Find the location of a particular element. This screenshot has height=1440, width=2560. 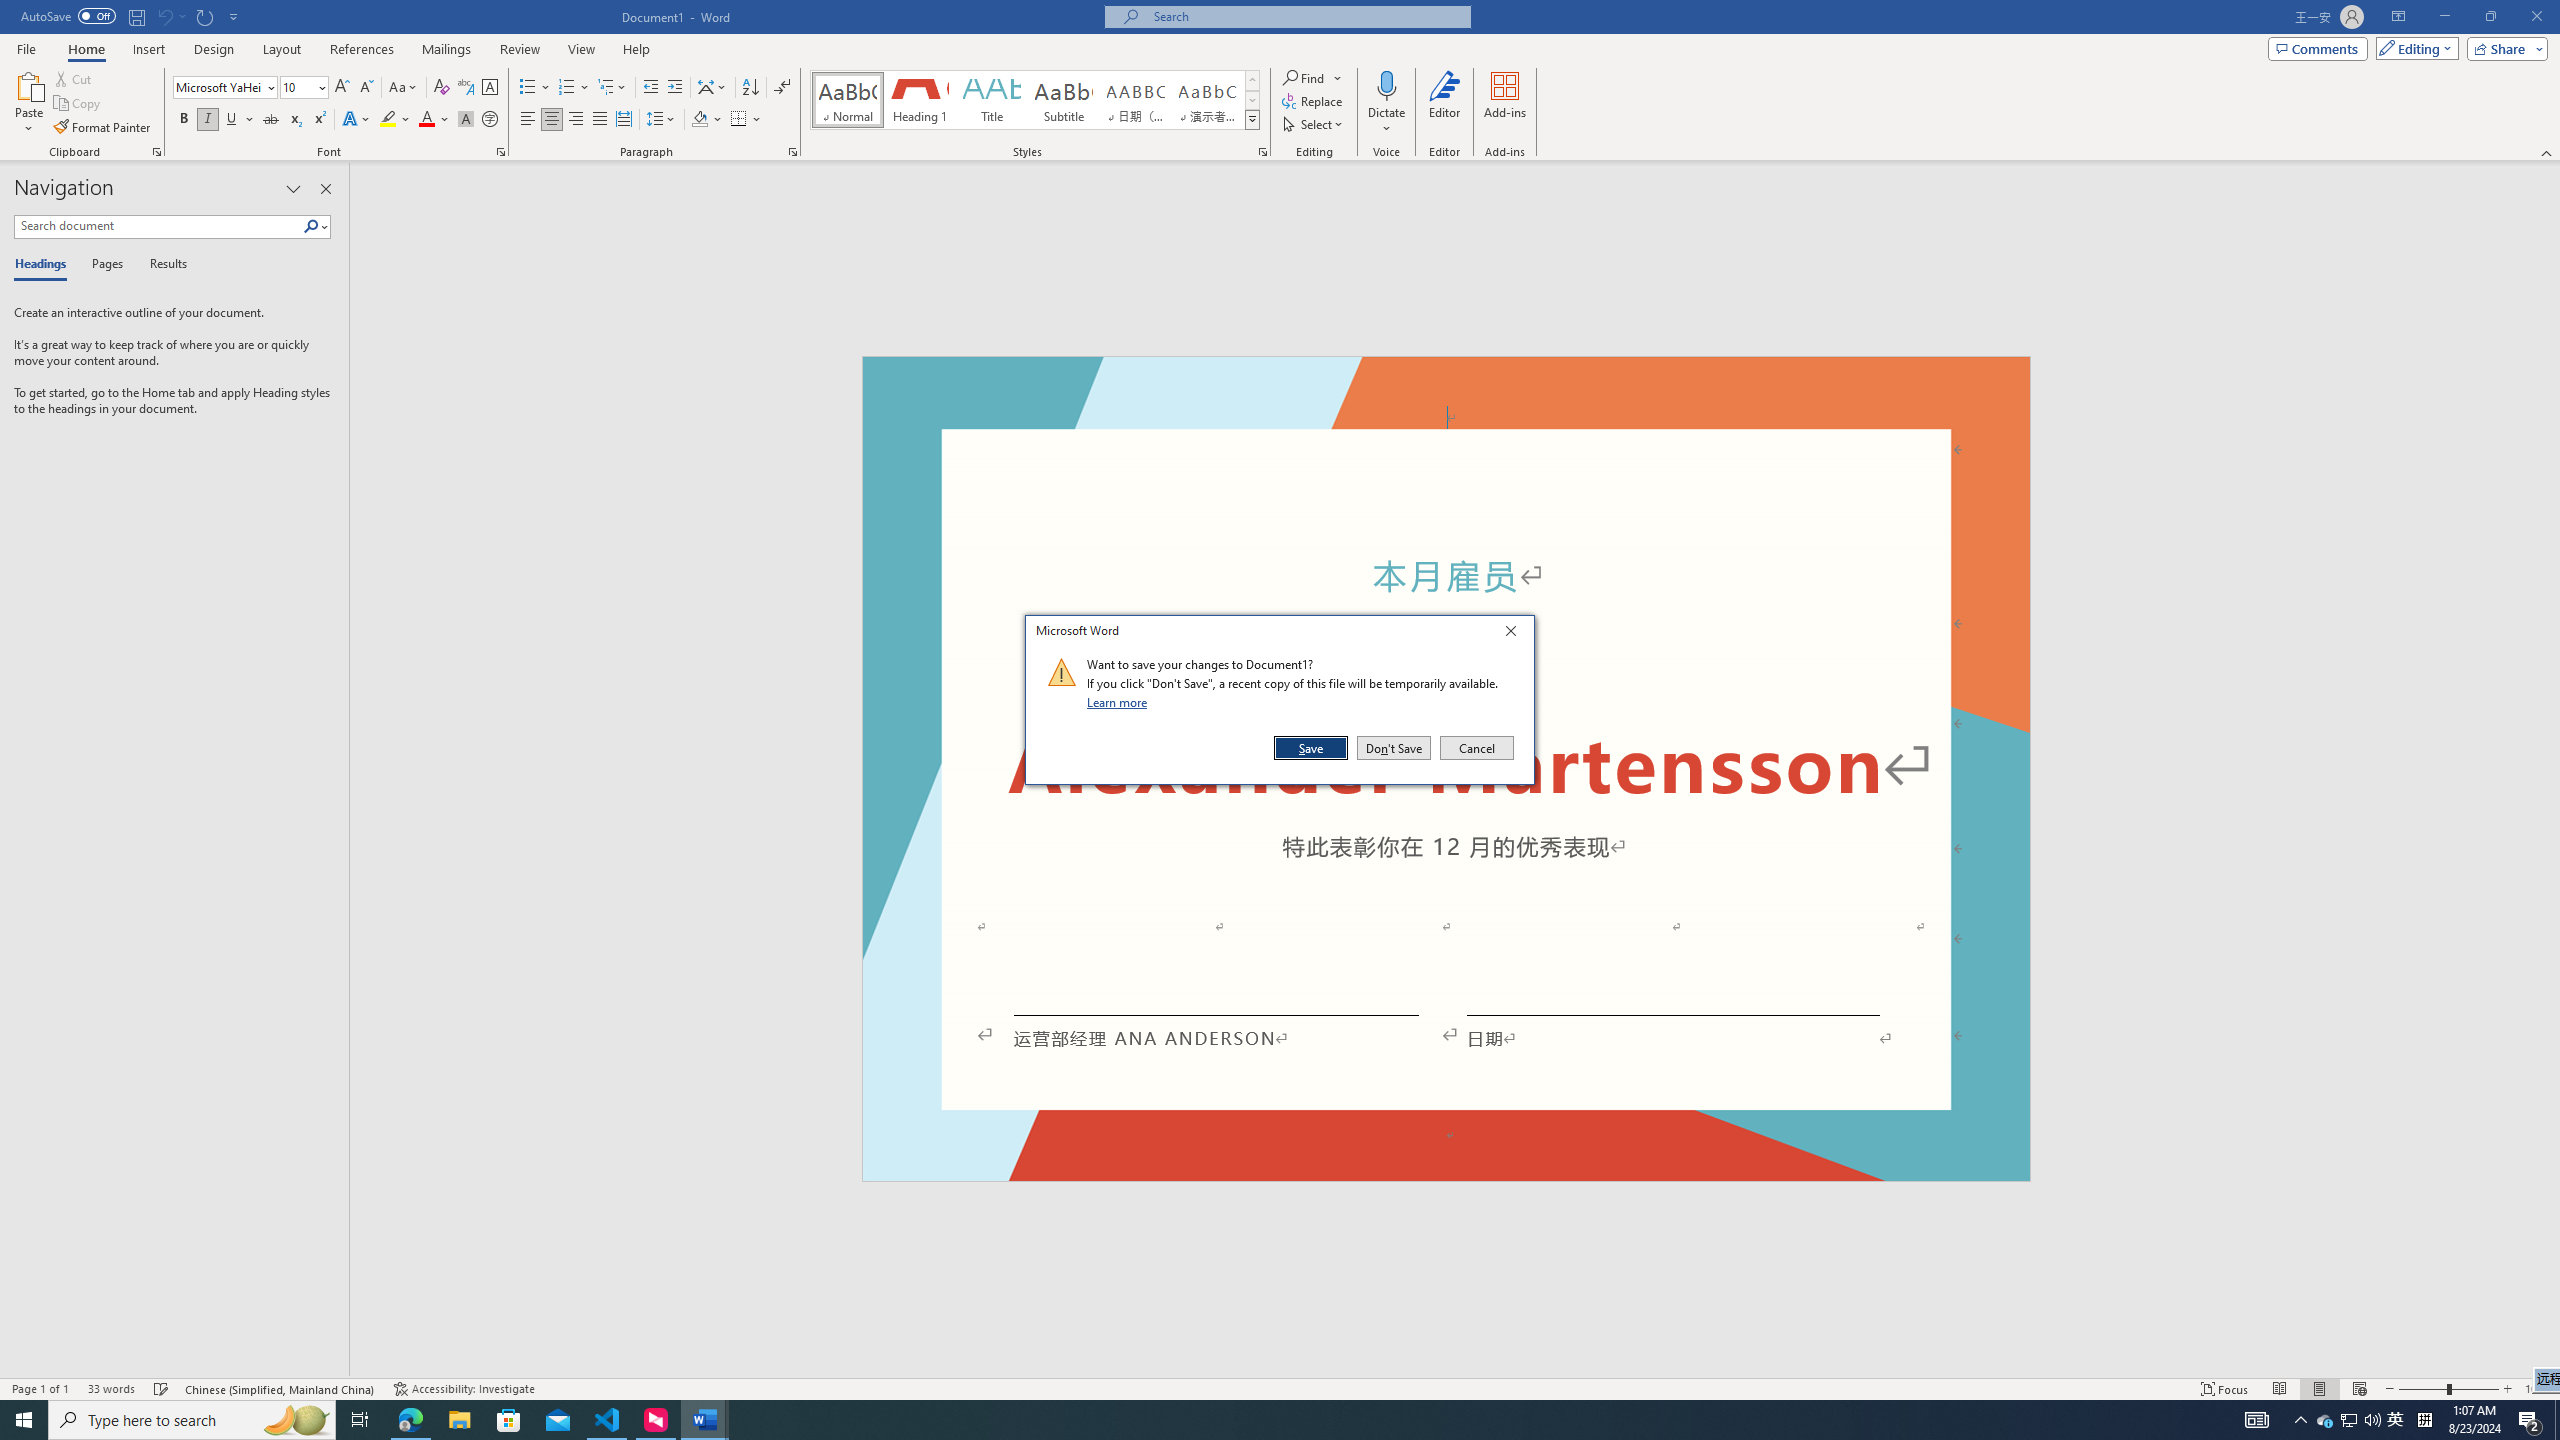

'Microsoft search' is located at coordinates (1304, 16).